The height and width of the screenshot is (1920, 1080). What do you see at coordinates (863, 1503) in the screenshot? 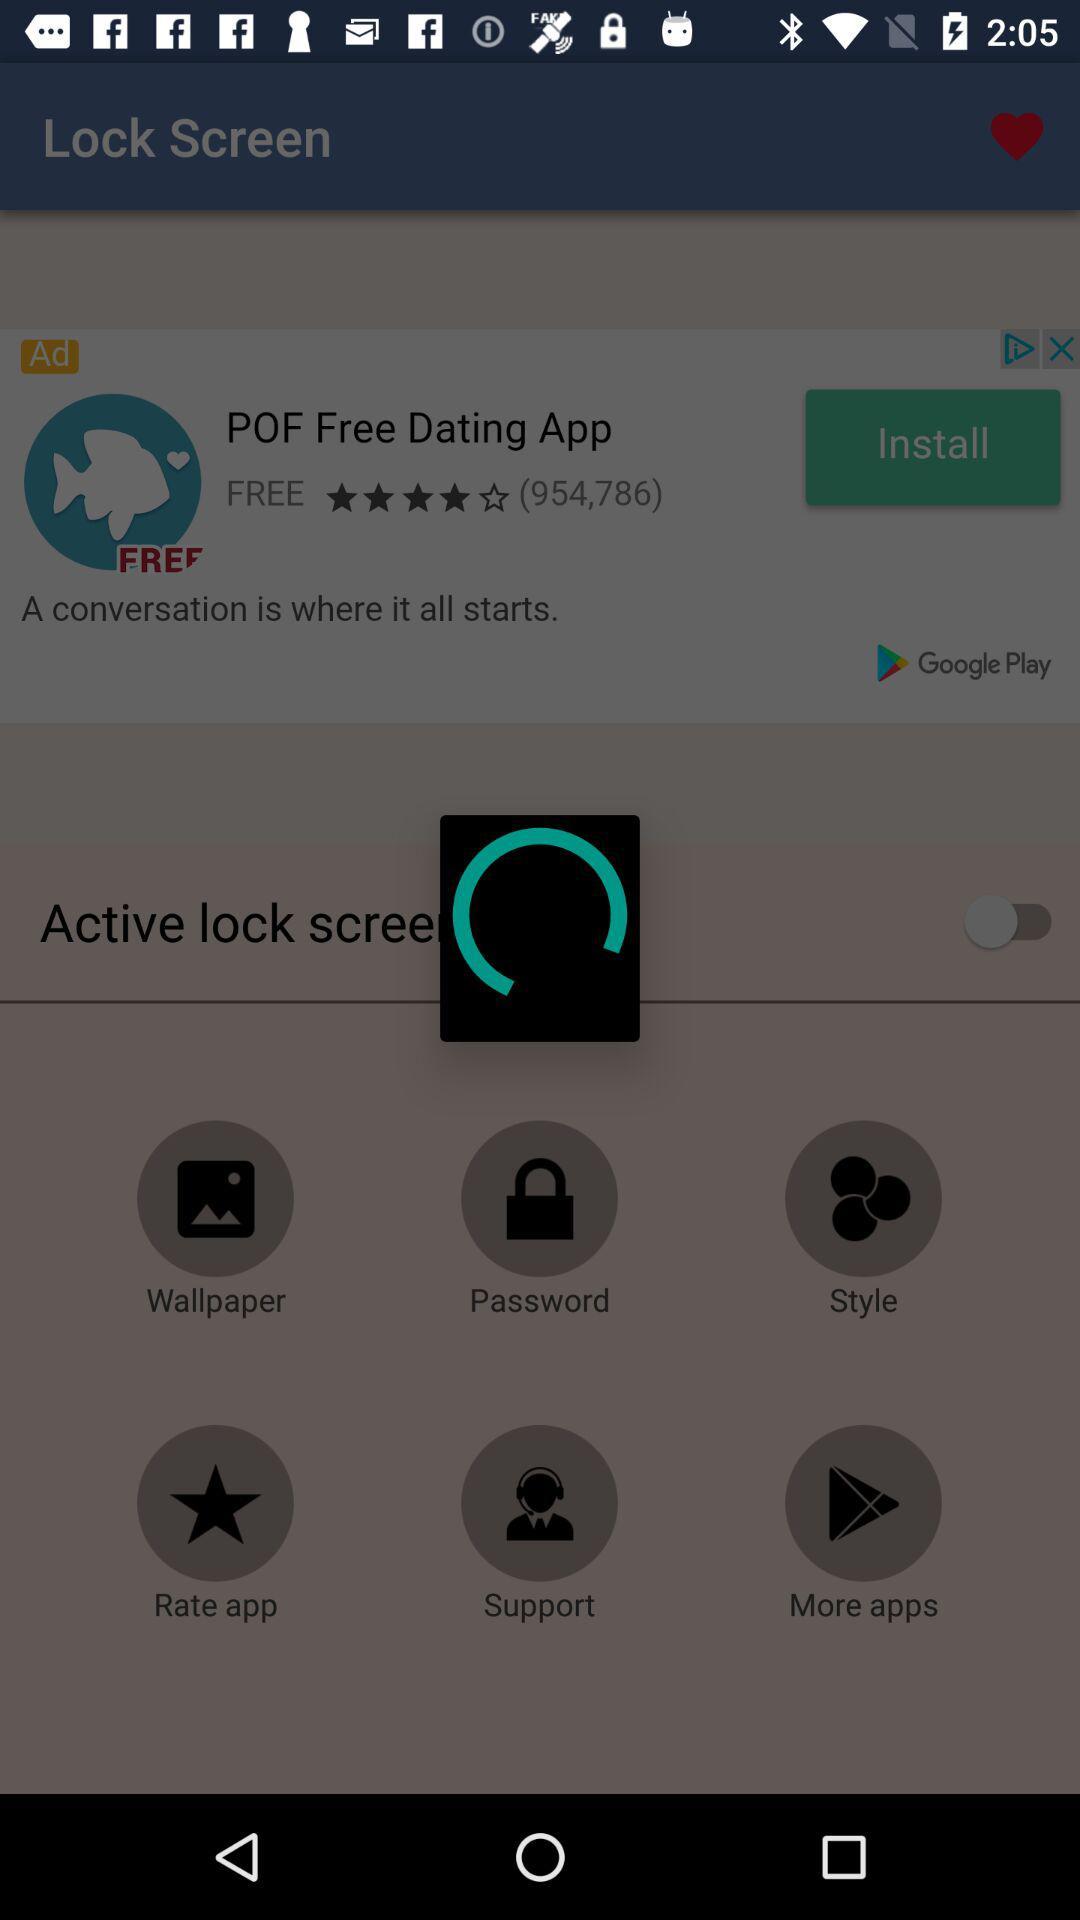
I see `explore more apps` at bounding box center [863, 1503].